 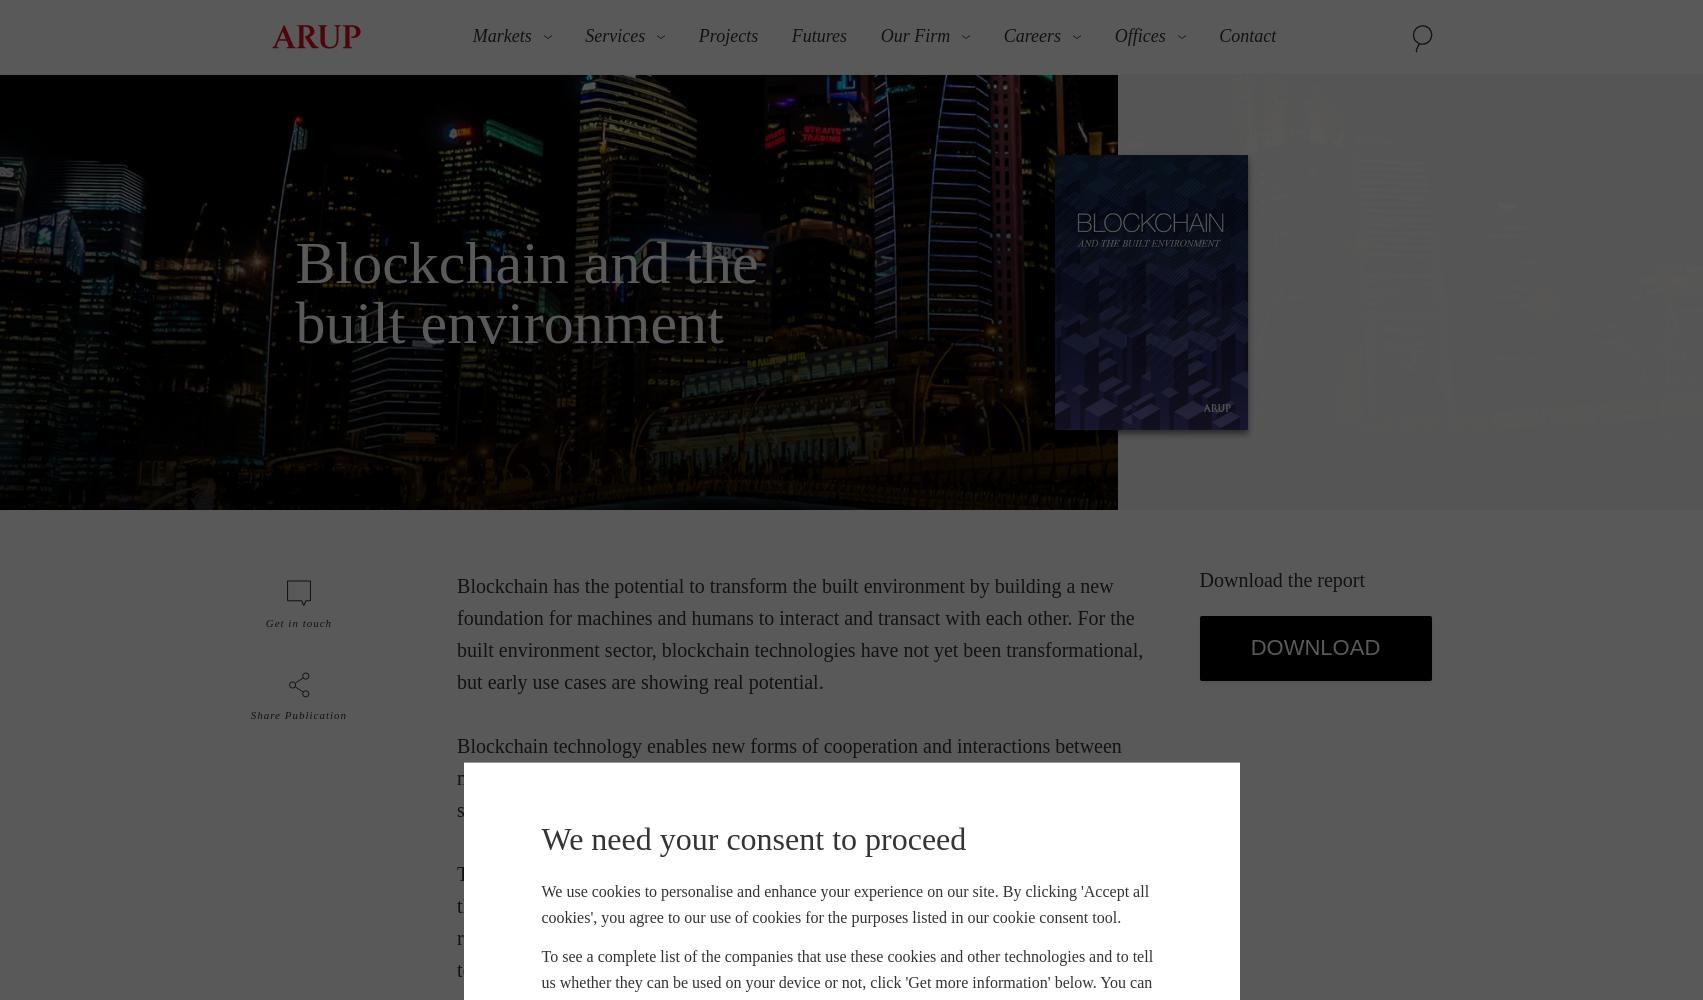 What do you see at coordinates (334, 279) in the screenshot?
I see `'Arts and culture'` at bounding box center [334, 279].